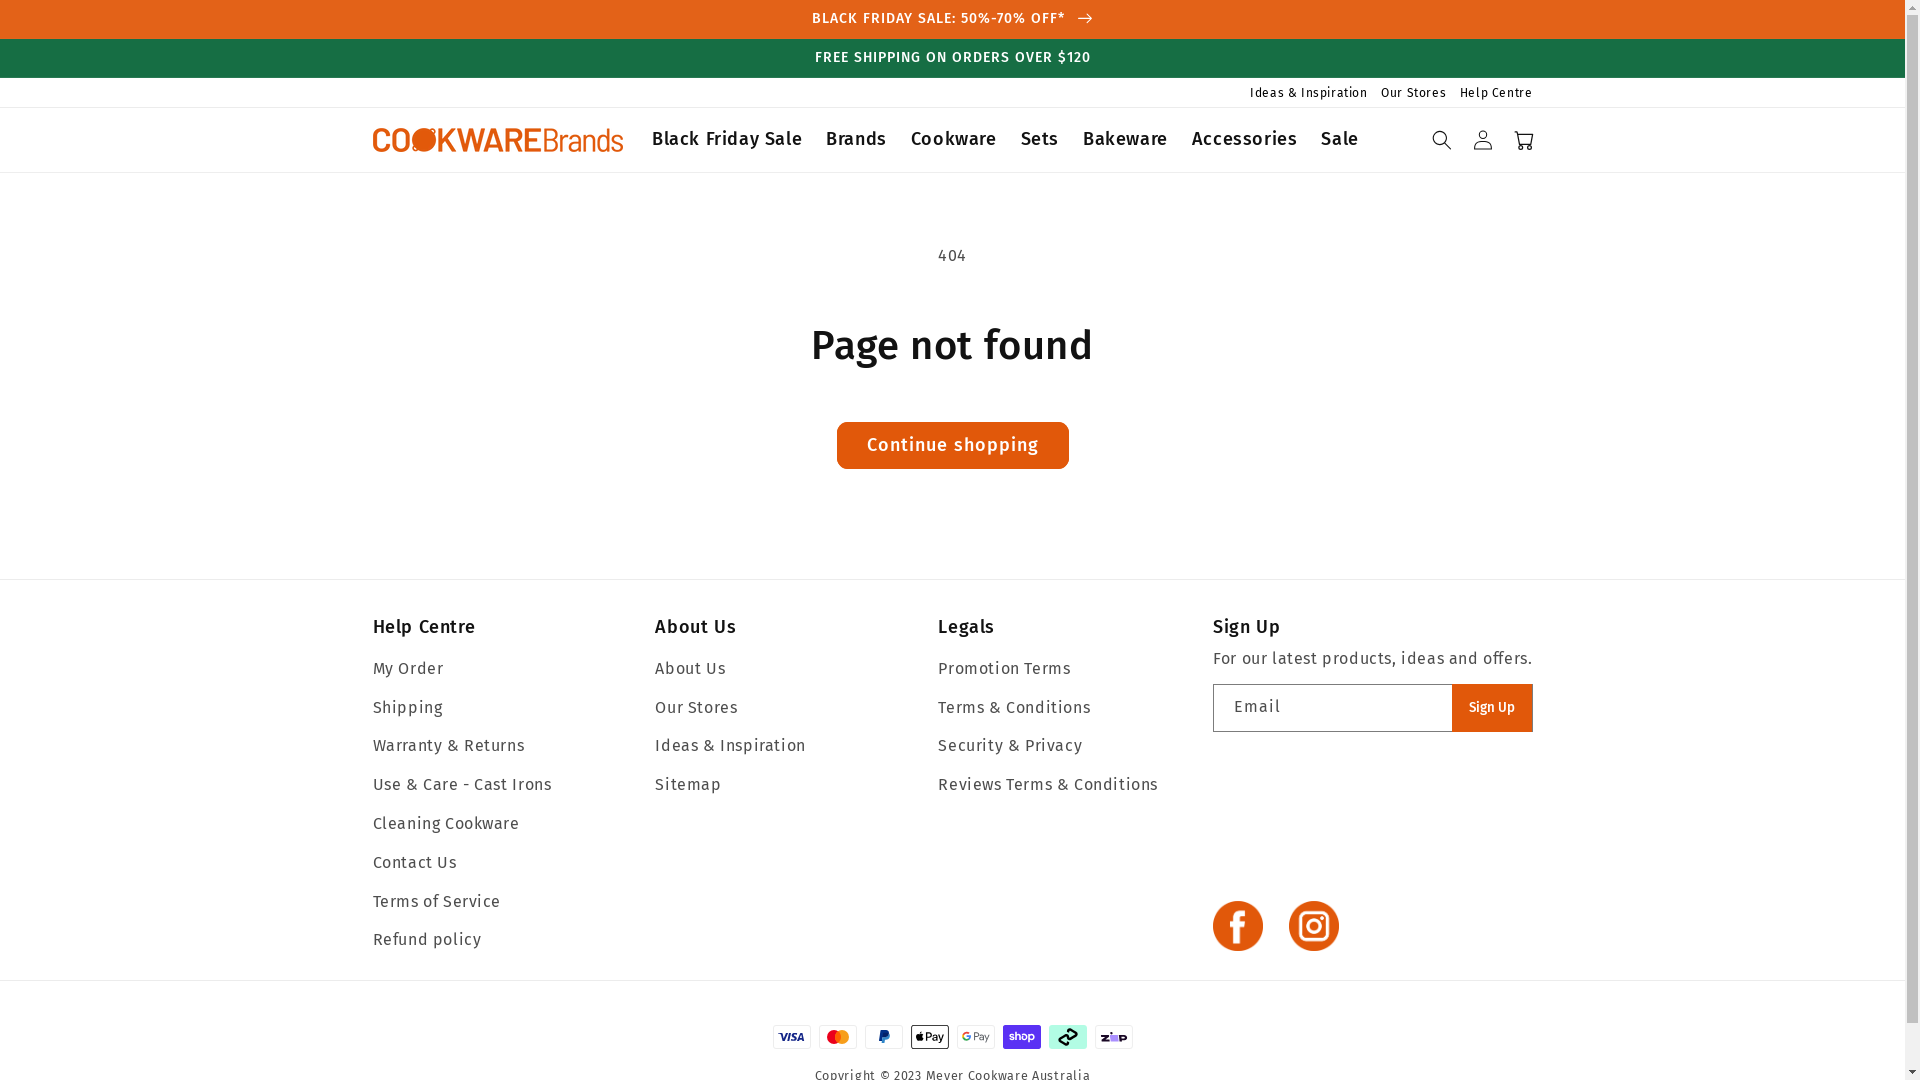  Describe the element at coordinates (425, 940) in the screenshot. I see `'Refund policy'` at that location.